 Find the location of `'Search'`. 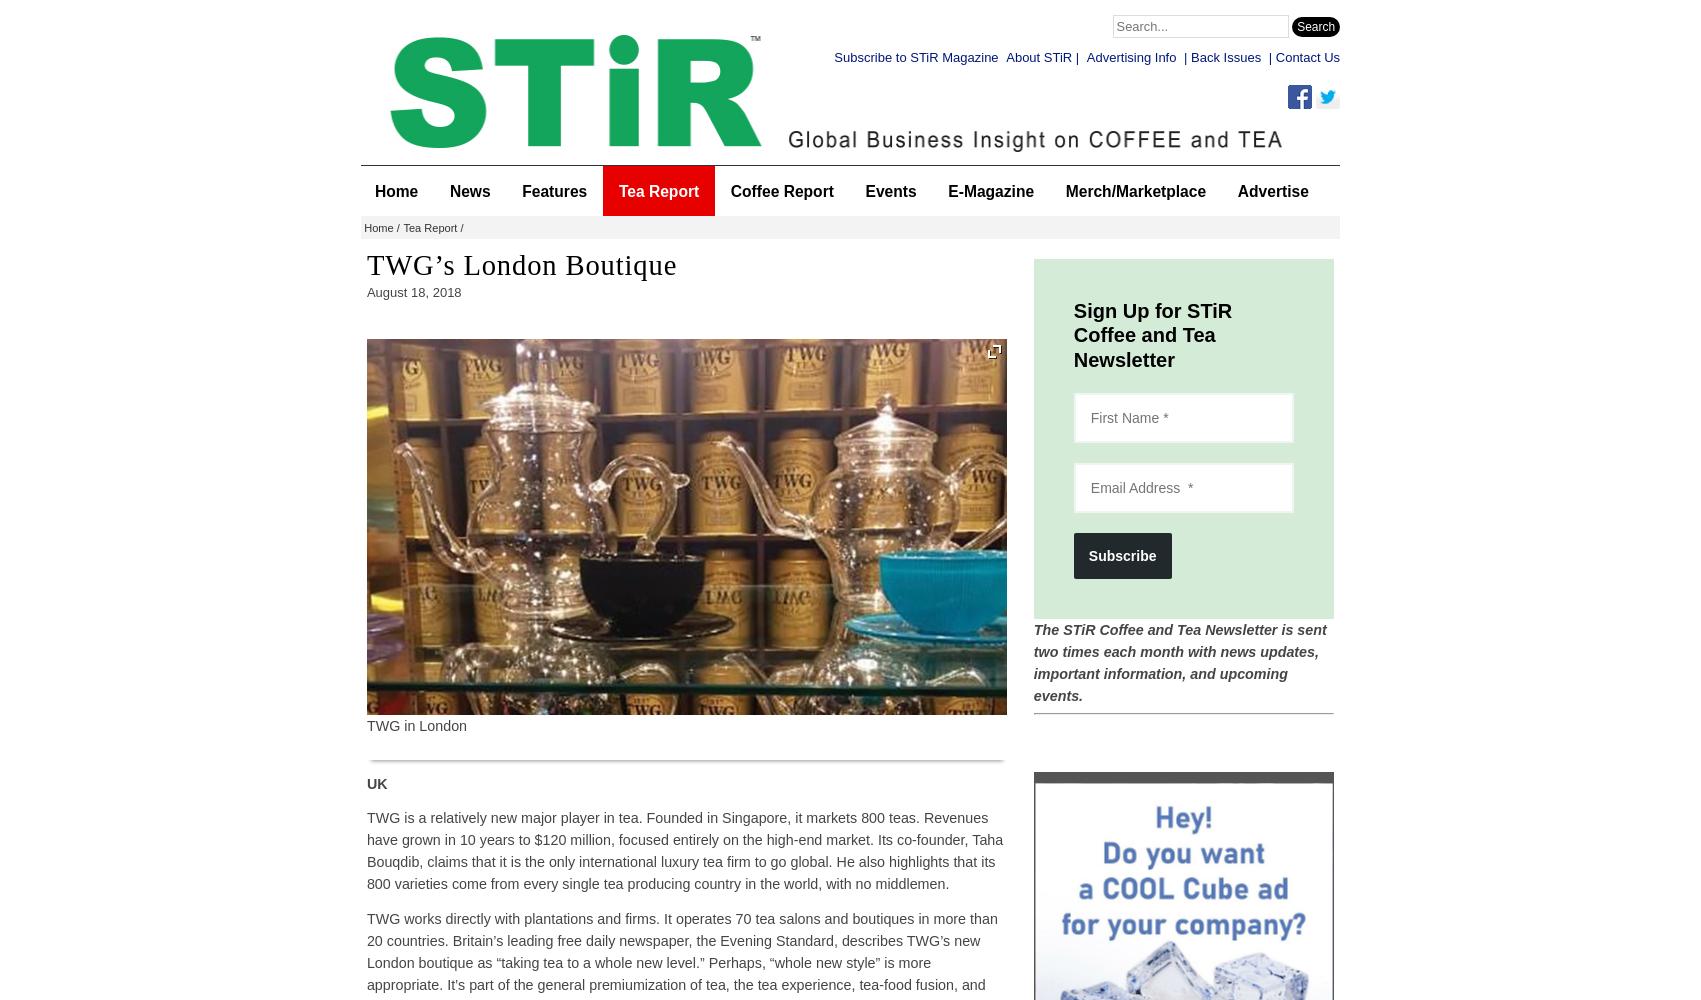

'Search' is located at coordinates (1316, 27).